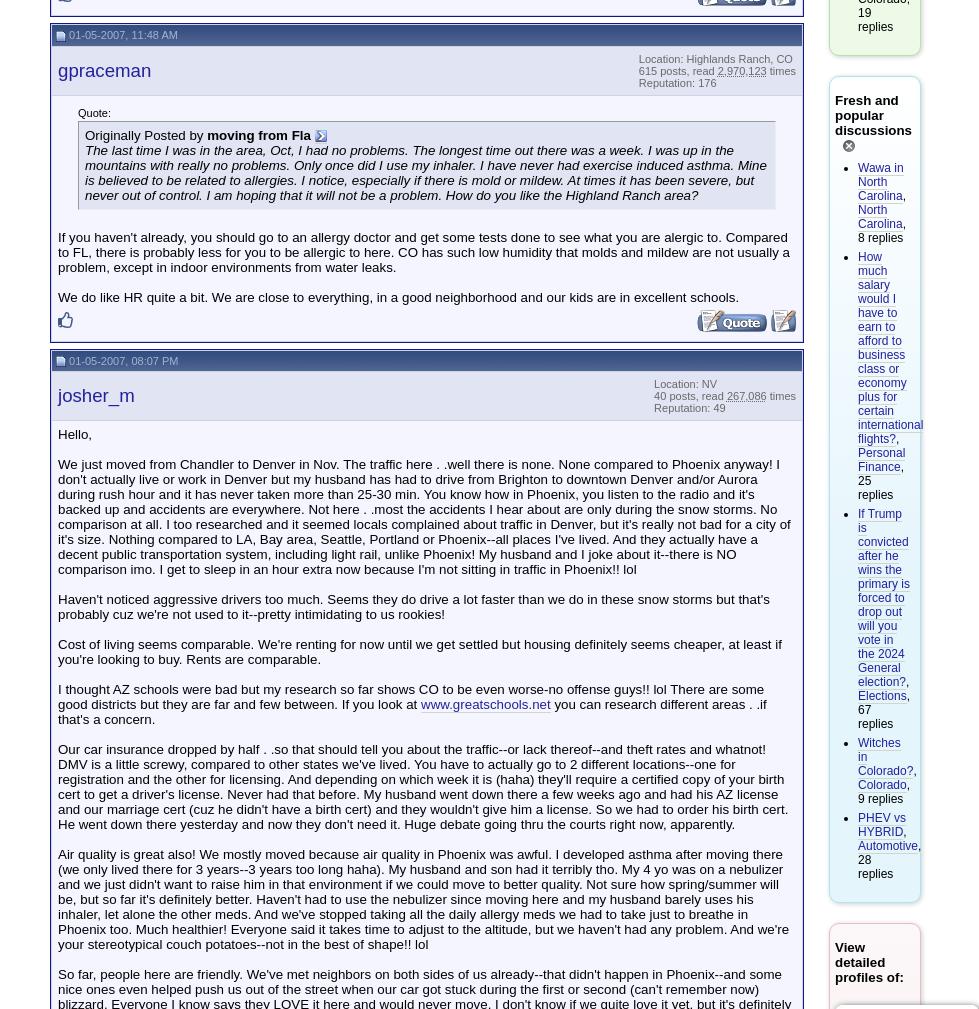 The width and height of the screenshot is (979, 1009). What do you see at coordinates (880, 696) in the screenshot?
I see `'Elections'` at bounding box center [880, 696].